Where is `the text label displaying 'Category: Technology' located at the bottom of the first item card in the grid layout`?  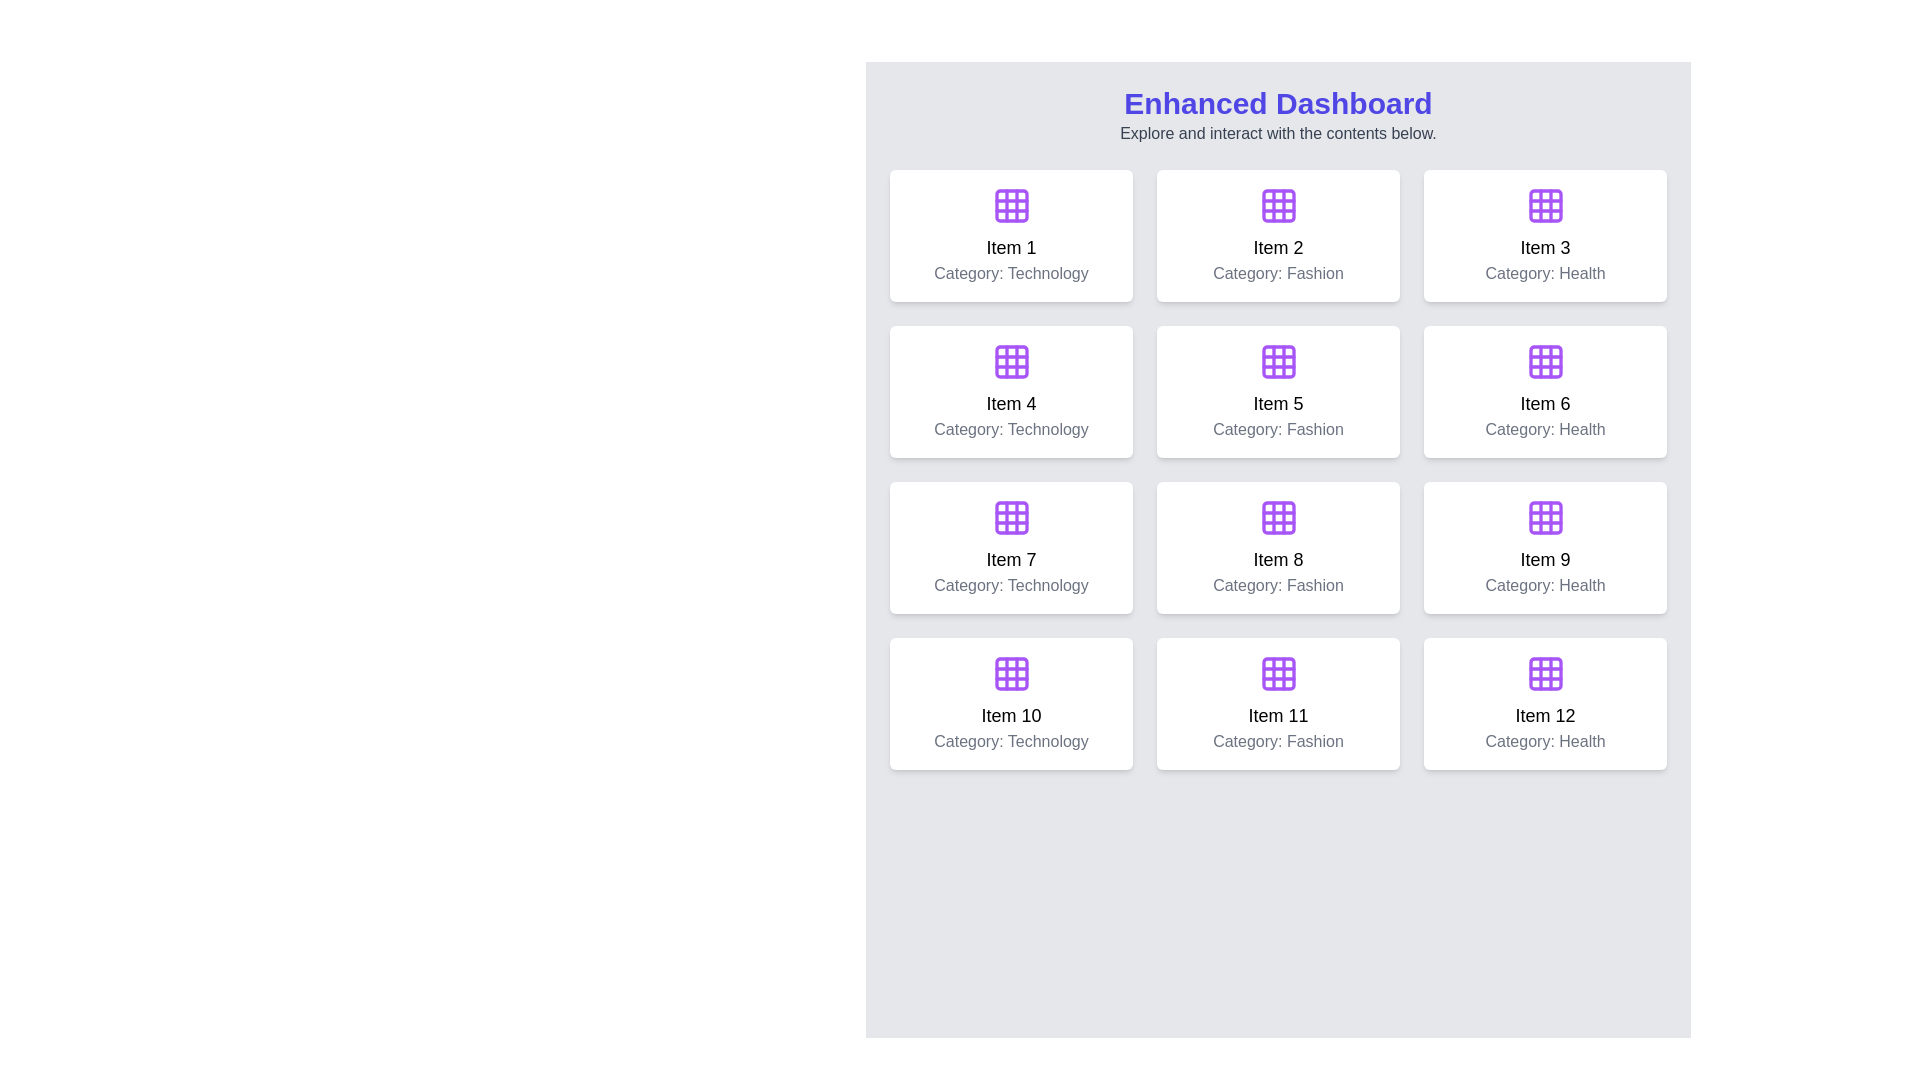 the text label displaying 'Category: Technology' located at the bottom of the first item card in the grid layout is located at coordinates (1011, 273).